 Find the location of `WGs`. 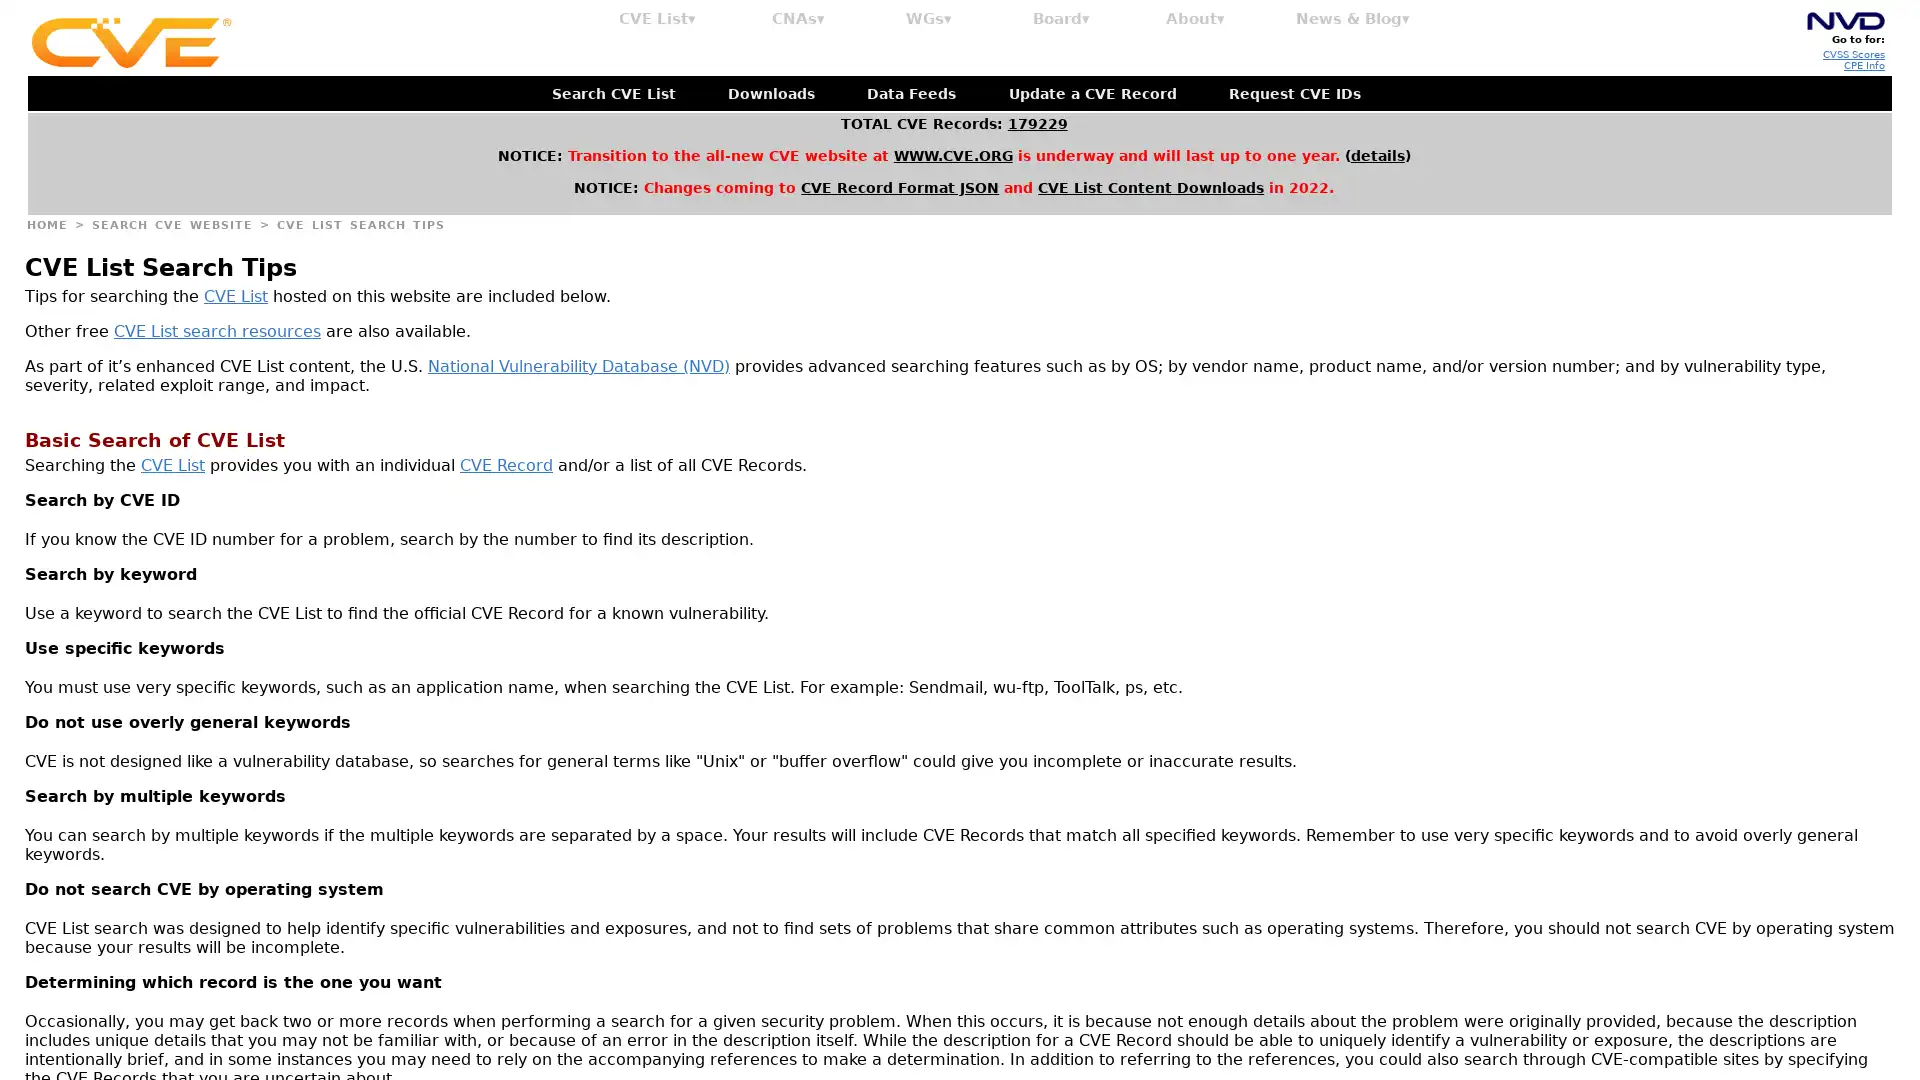

WGs is located at coordinates (928, 19).